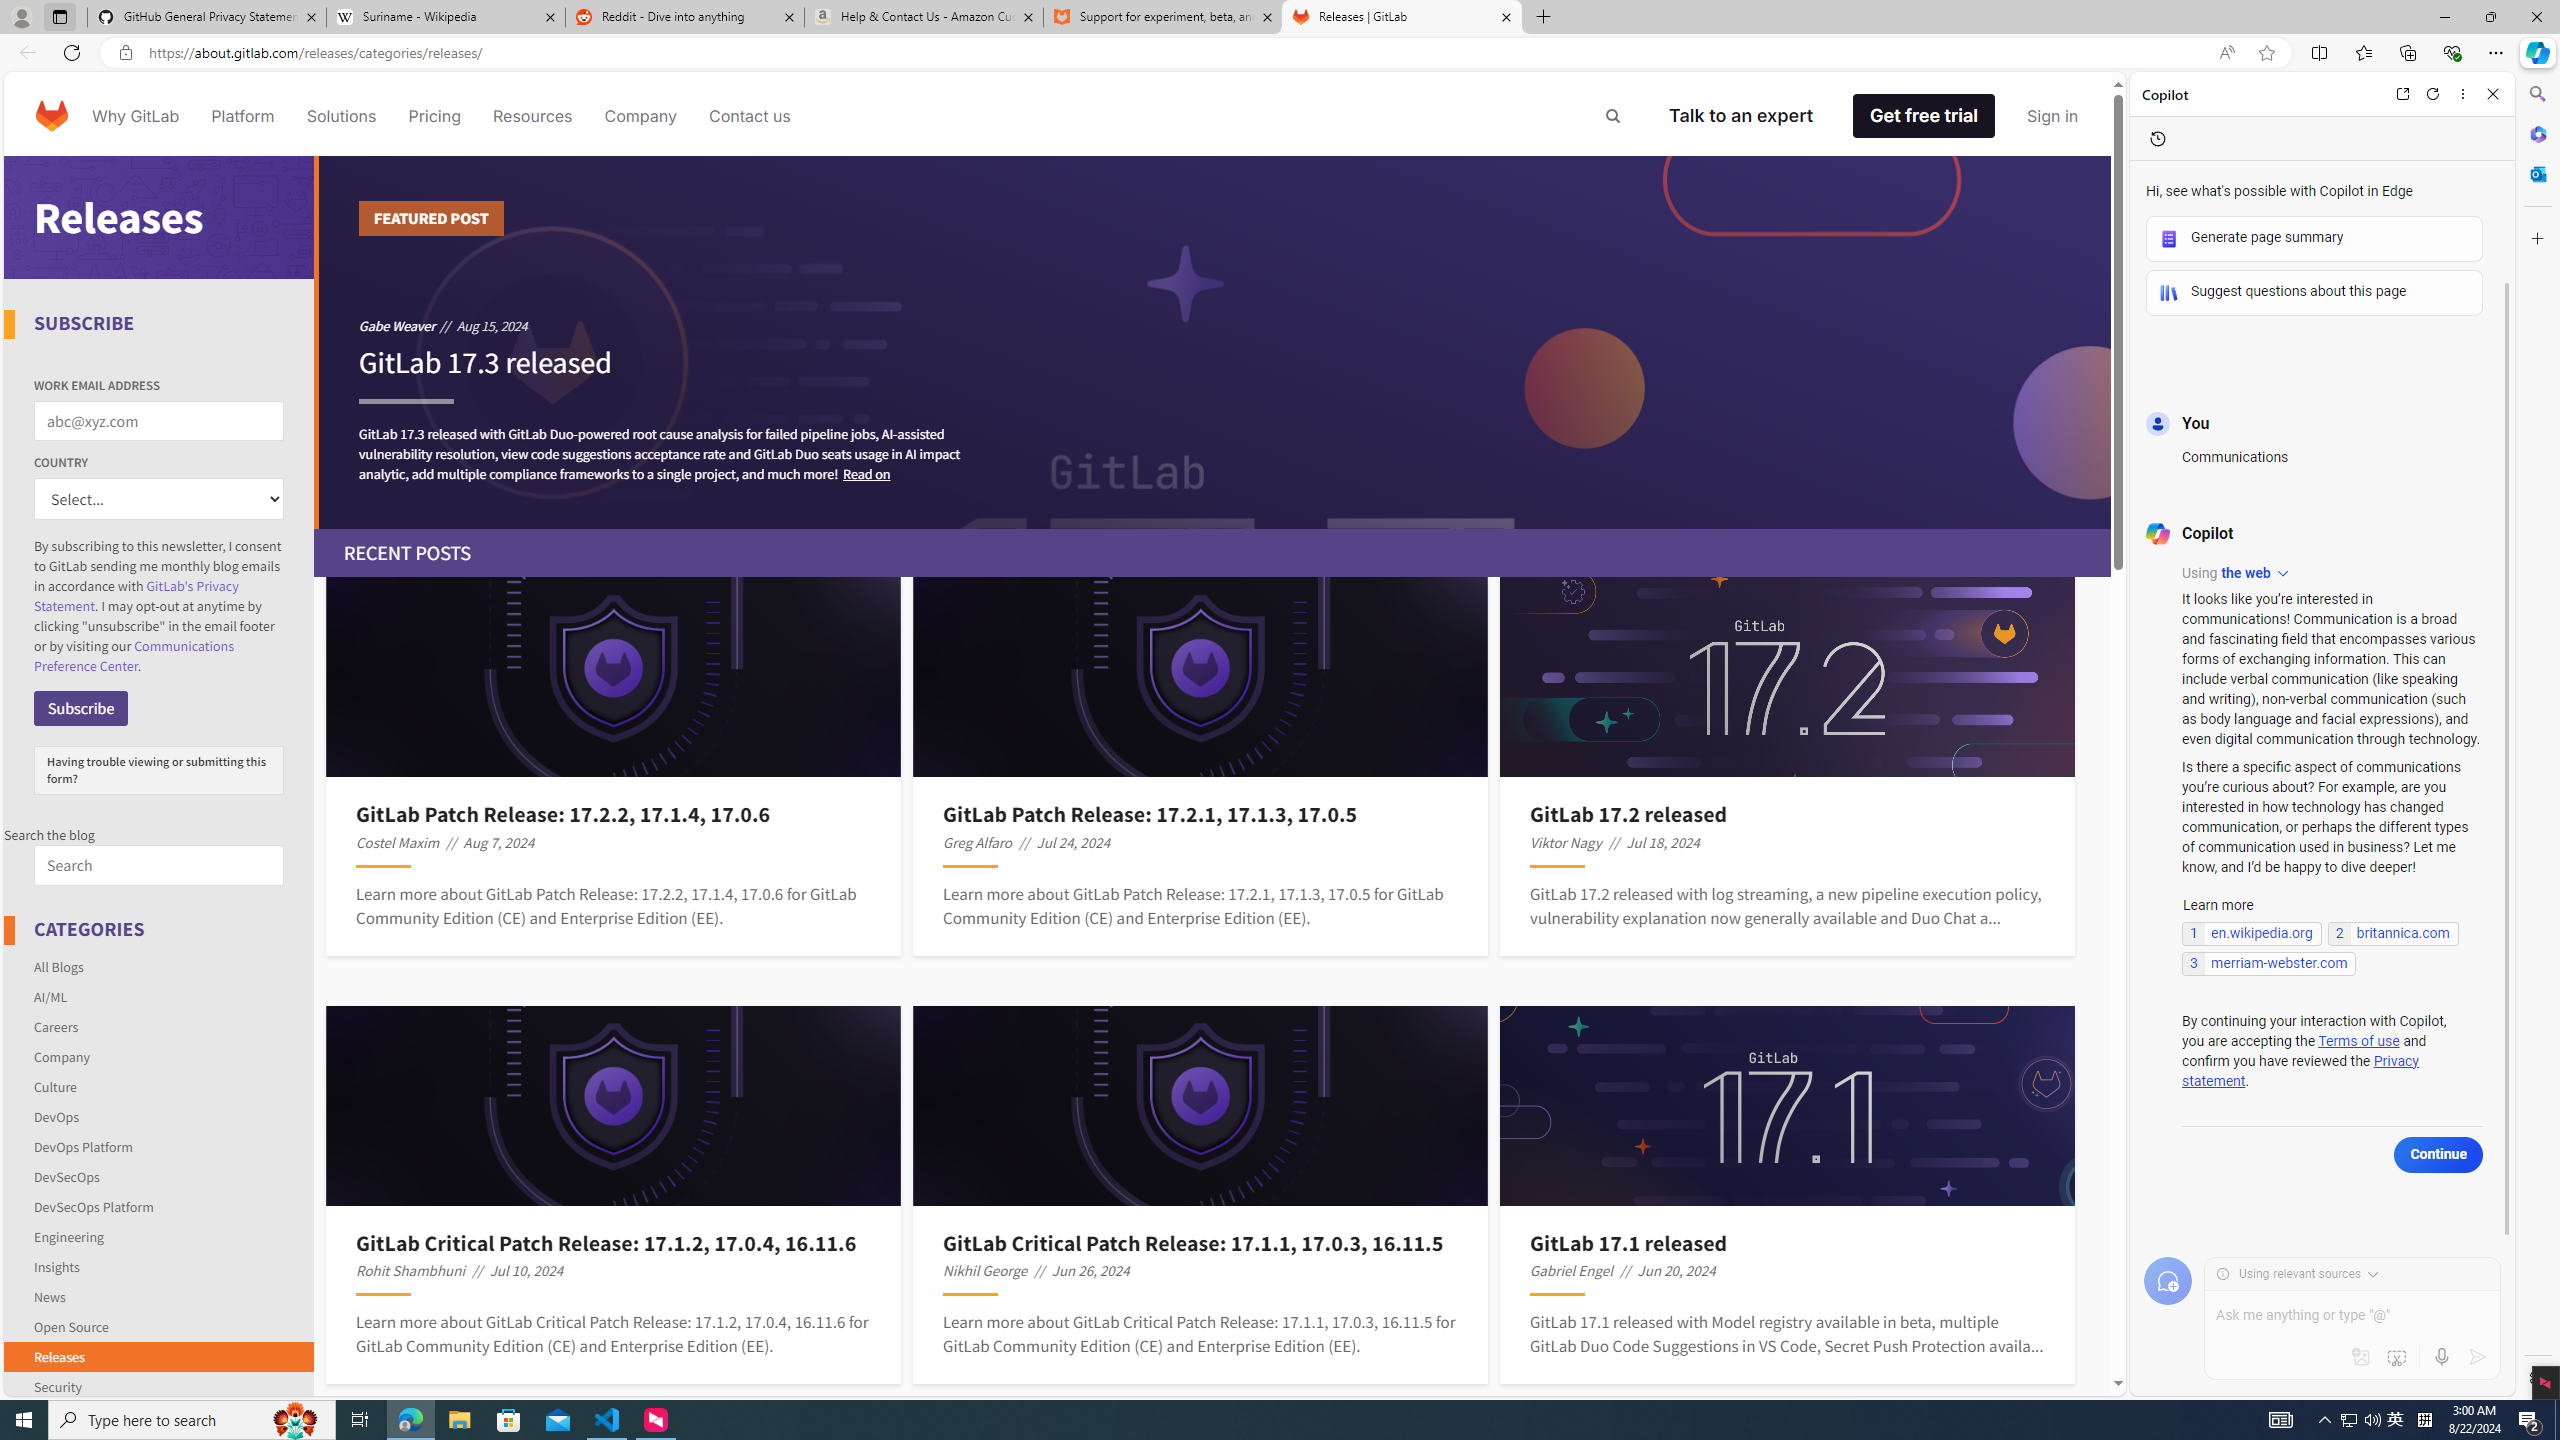 This screenshot has width=2560, height=1440. I want to click on 'DevSecOps Platform', so click(93, 1206).